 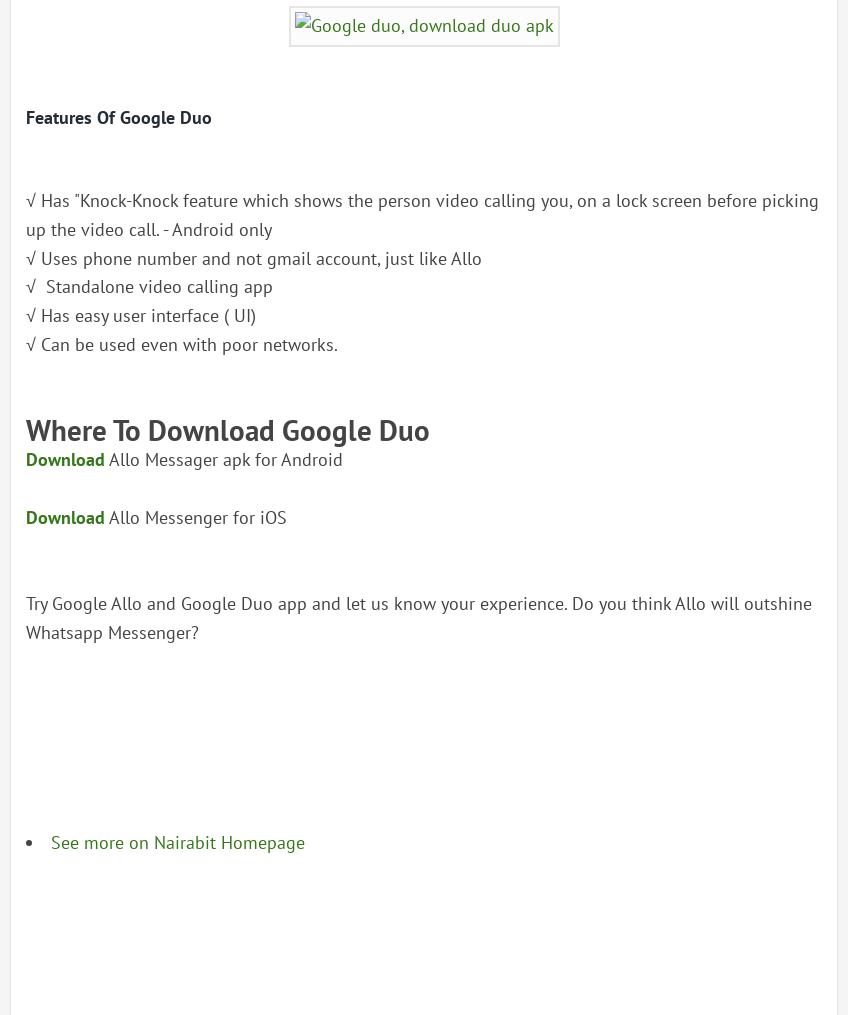 What do you see at coordinates (195, 516) in the screenshot?
I see `'Allo Messenger for iOS'` at bounding box center [195, 516].